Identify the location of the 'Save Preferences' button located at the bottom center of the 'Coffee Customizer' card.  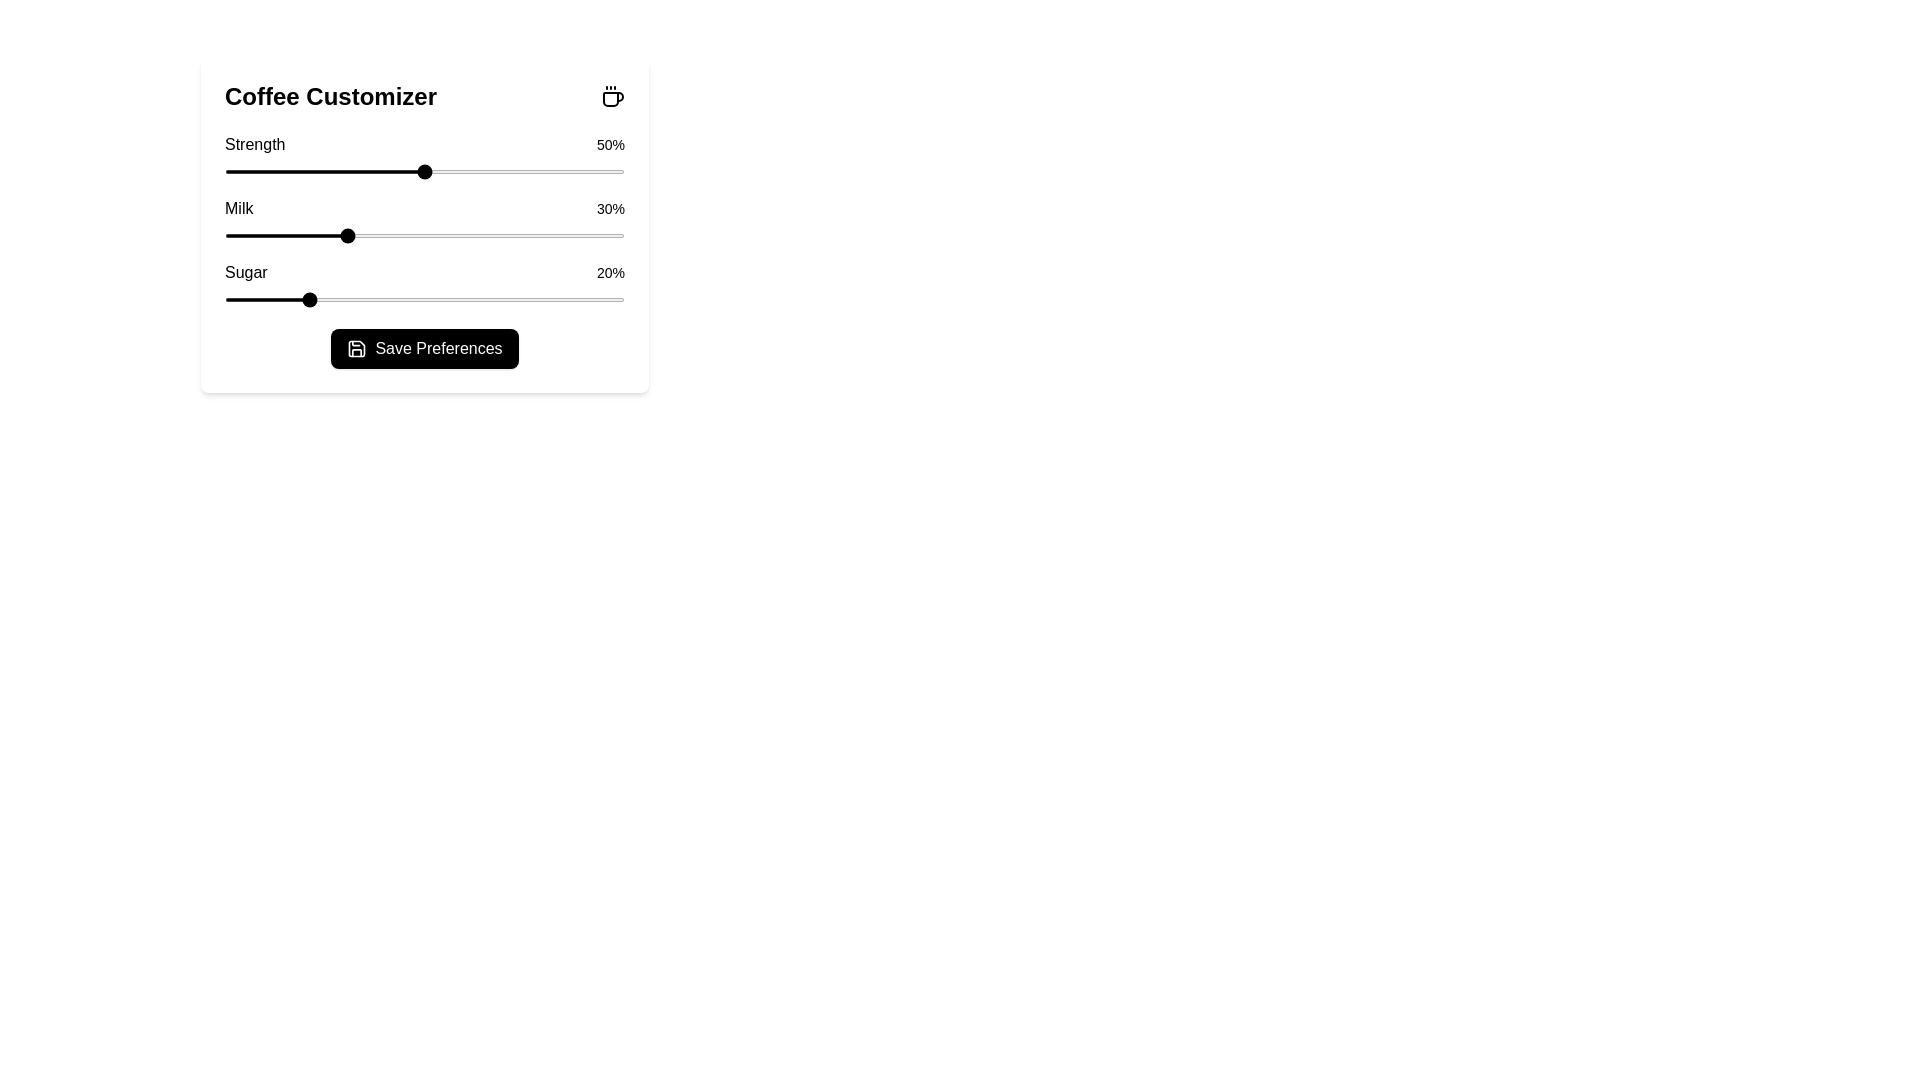
(424, 347).